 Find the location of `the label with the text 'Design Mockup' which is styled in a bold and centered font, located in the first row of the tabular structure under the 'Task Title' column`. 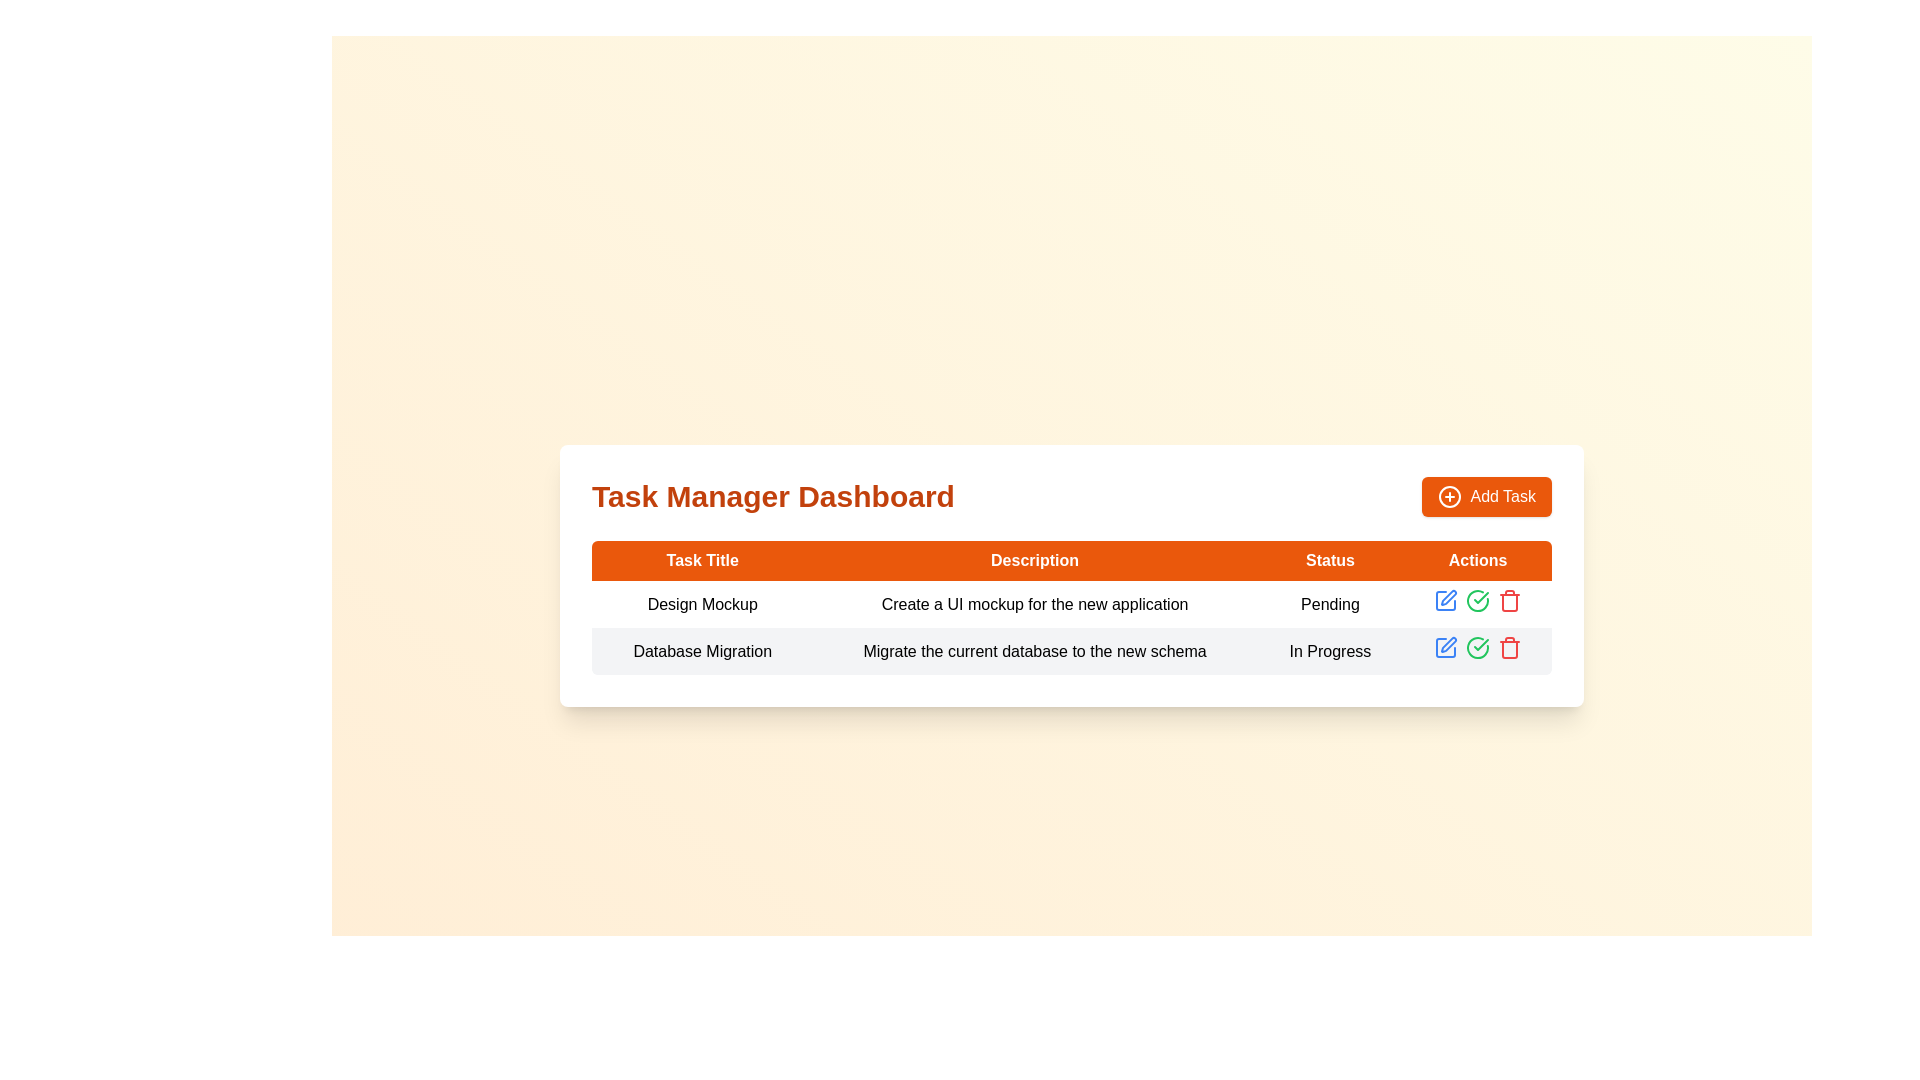

the label with the text 'Design Mockup' which is styled in a bold and centered font, located in the first row of the tabular structure under the 'Task Title' column is located at coordinates (702, 603).